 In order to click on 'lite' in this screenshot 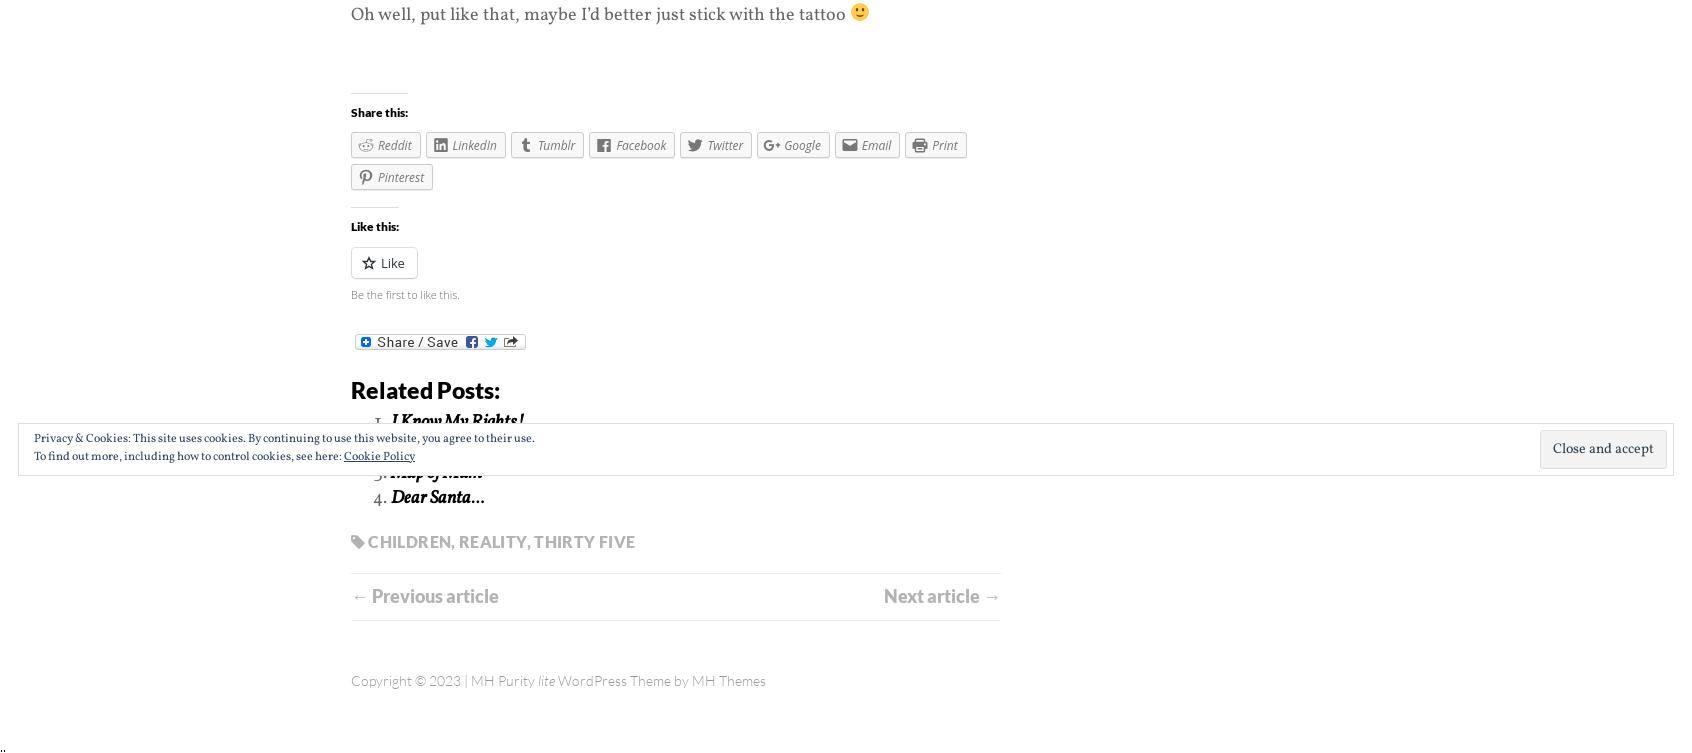, I will do `click(546, 678)`.